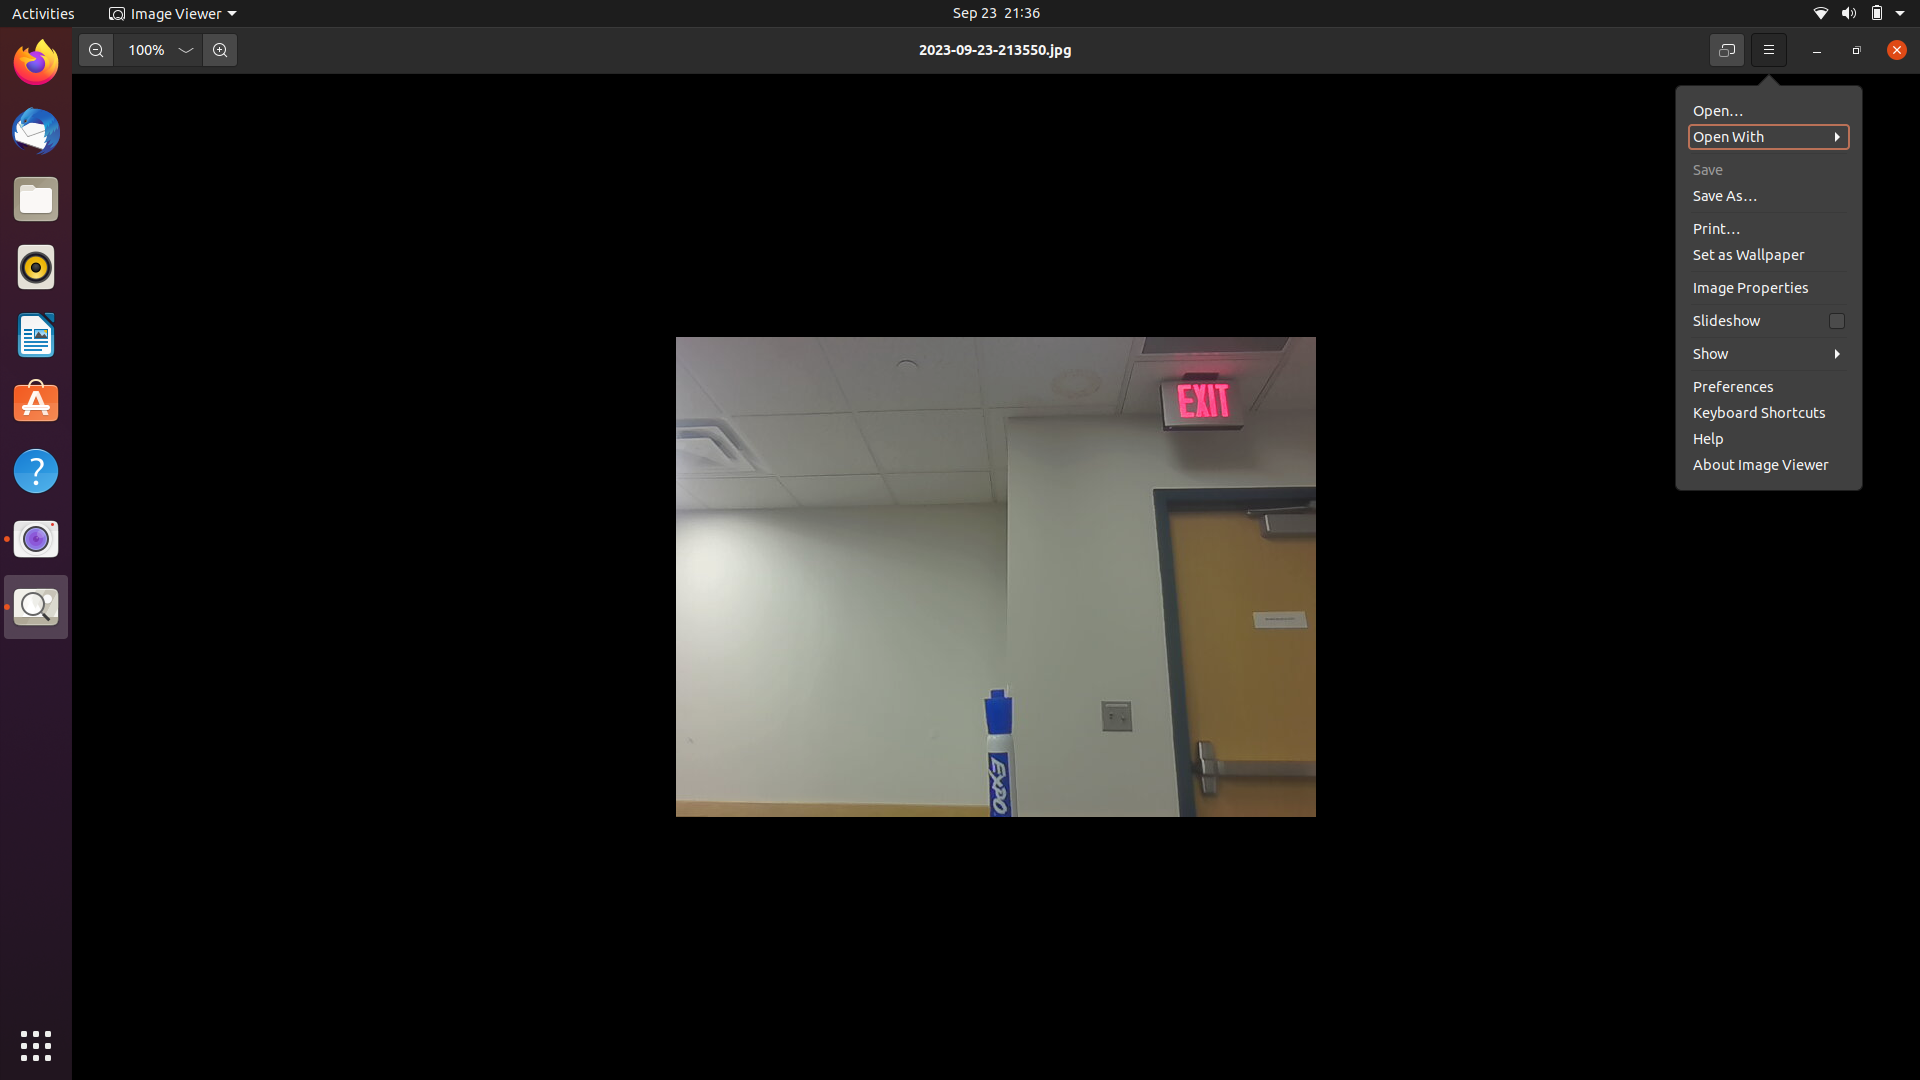 This screenshot has width=1920, height=1080. What do you see at coordinates (1765, 319) in the screenshot?
I see `Execute the image properties option` at bounding box center [1765, 319].